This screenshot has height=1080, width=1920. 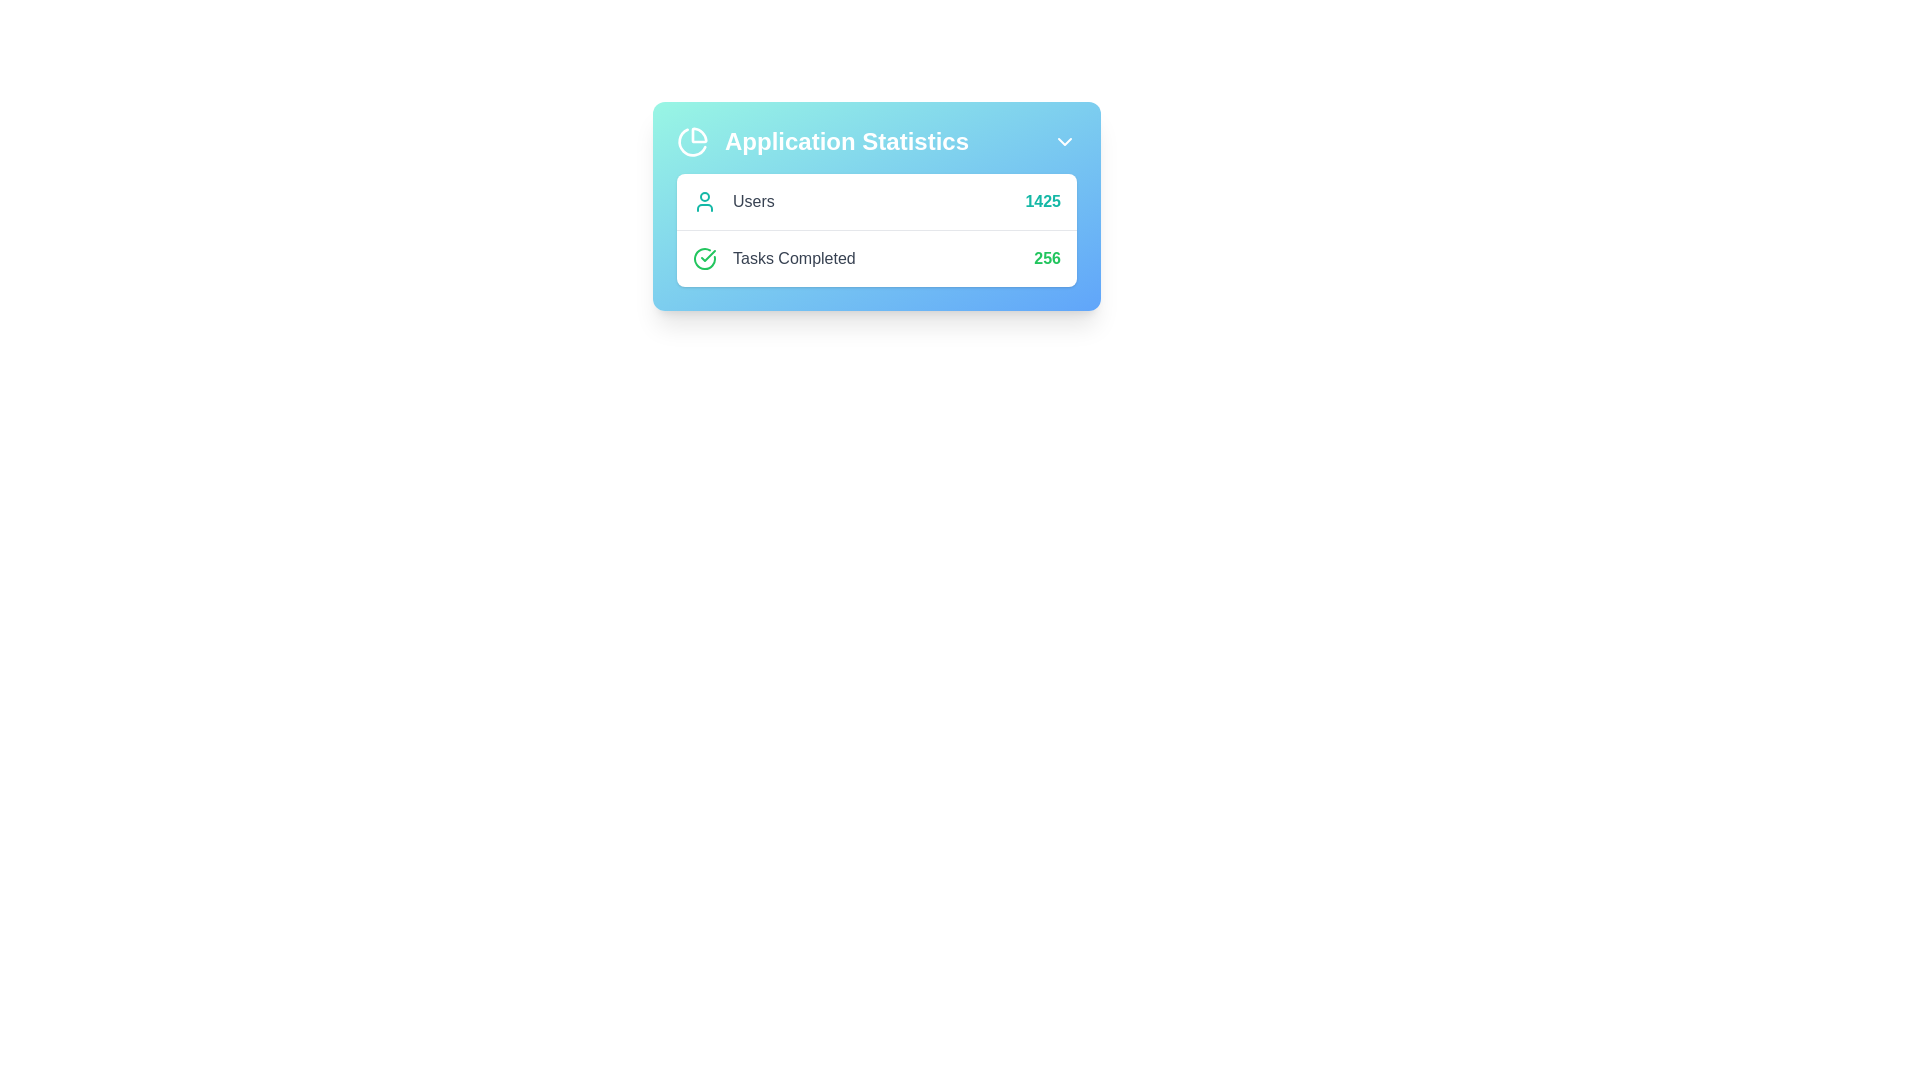 I want to click on the user outline SVG icon, which is teal in color and located to the left of the text 'Users', so click(x=705, y=201).